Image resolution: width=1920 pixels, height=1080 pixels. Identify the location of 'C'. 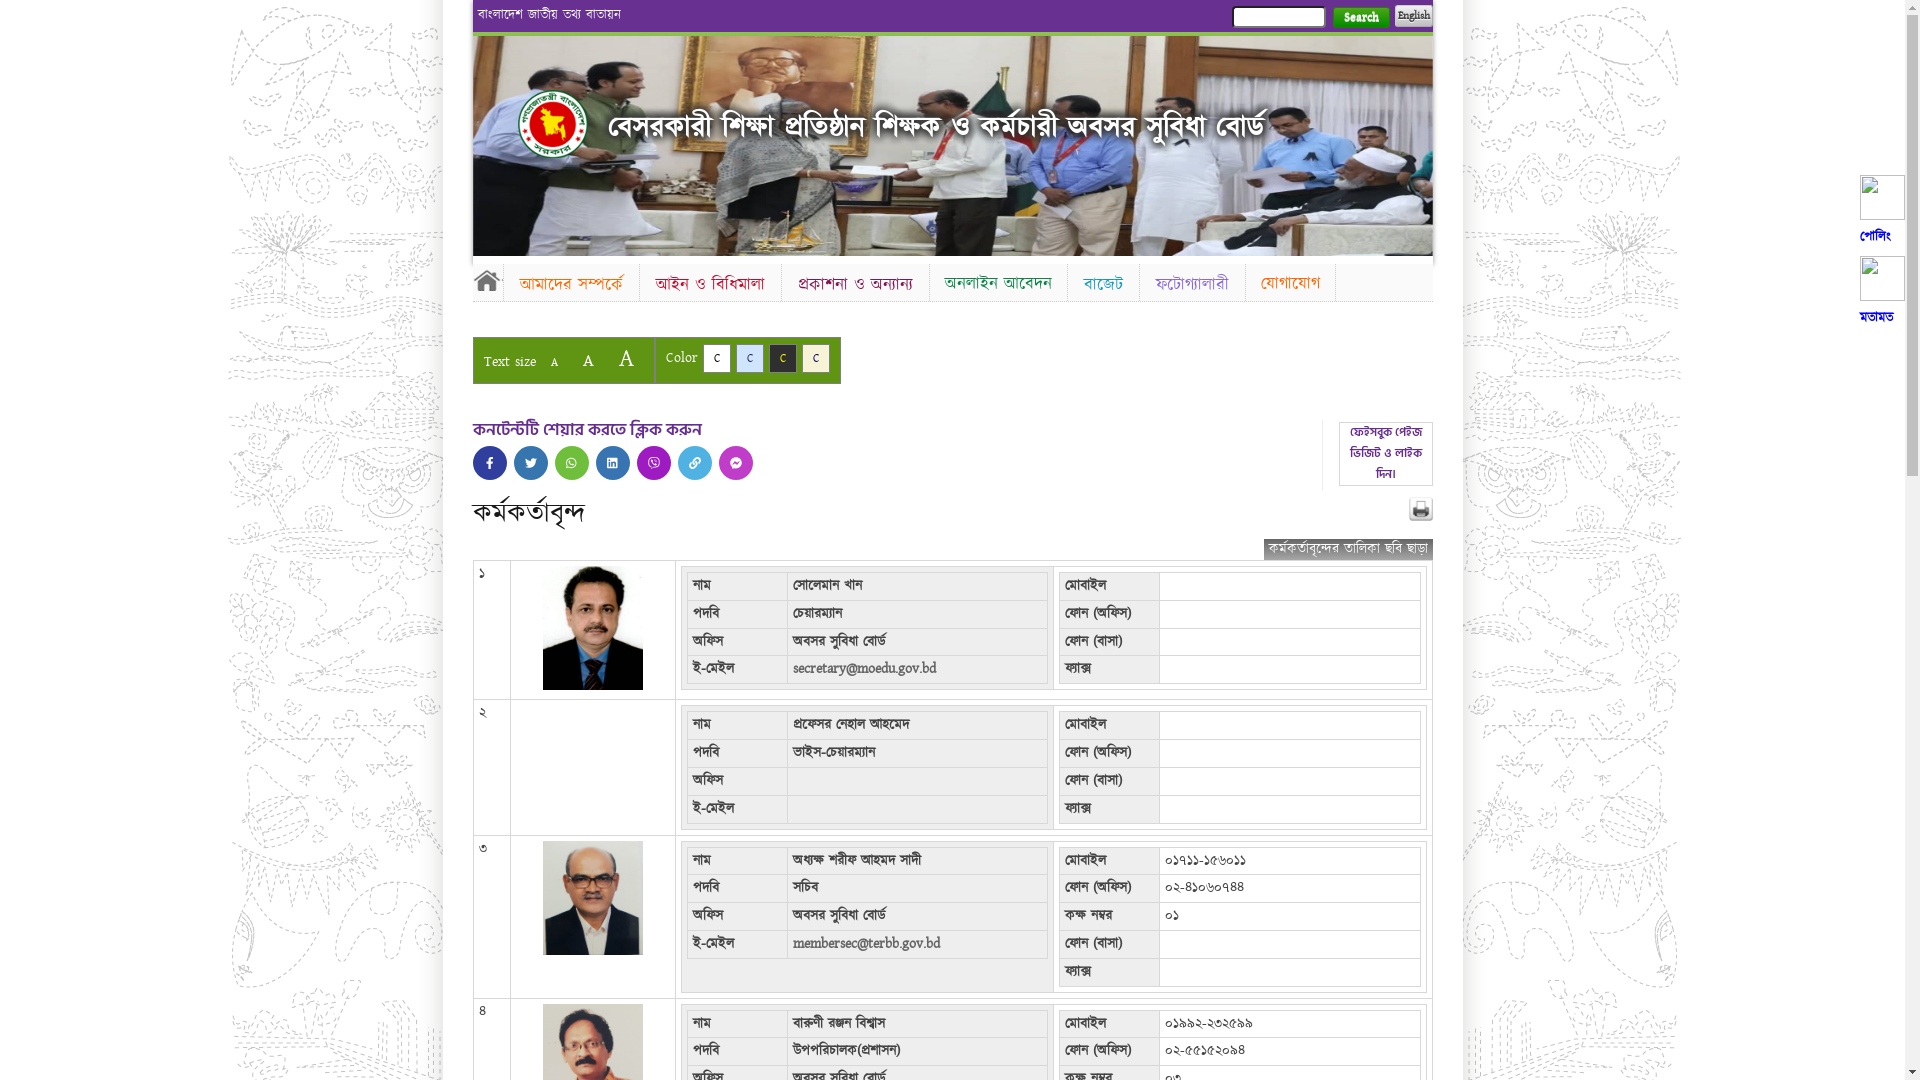
(701, 357).